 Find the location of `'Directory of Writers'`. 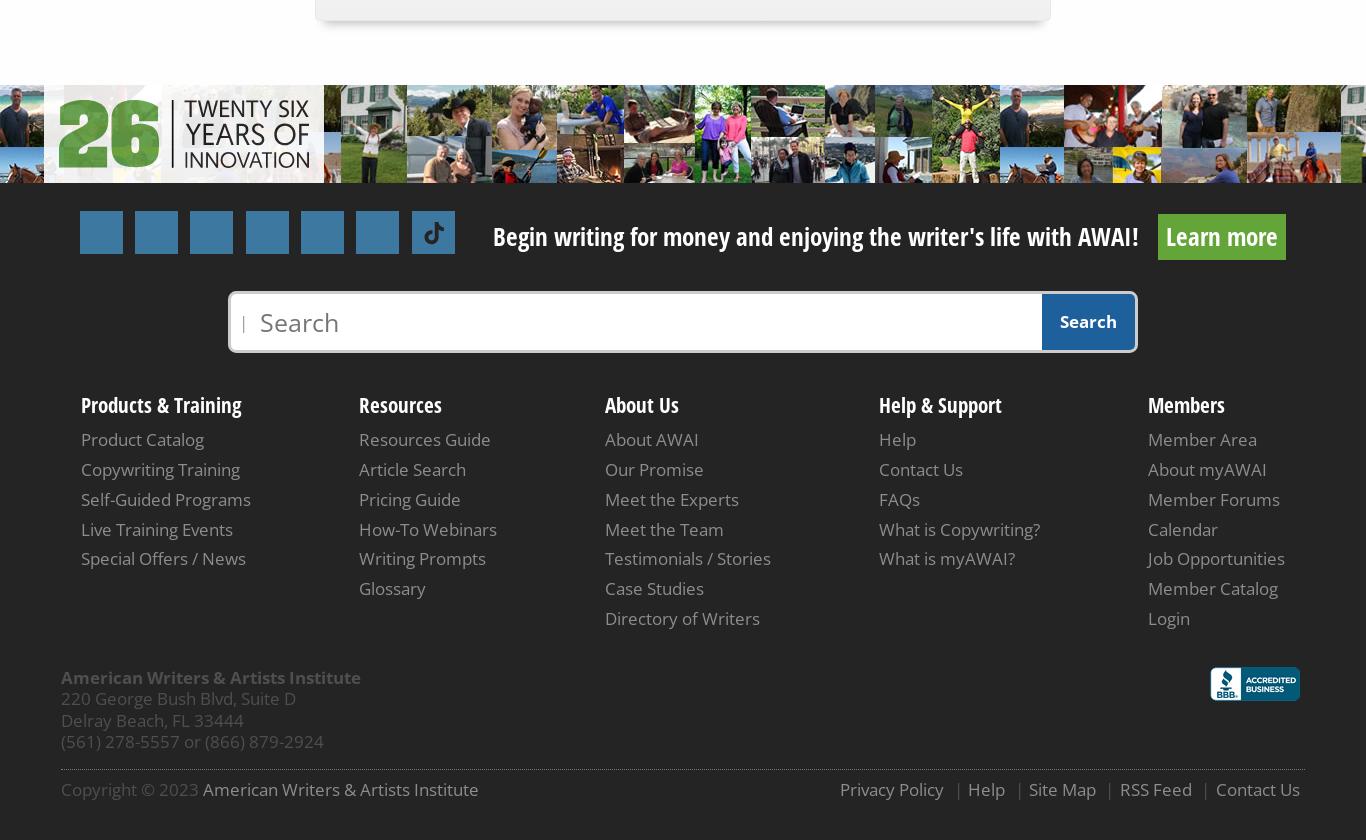

'Directory of Writers' is located at coordinates (681, 618).